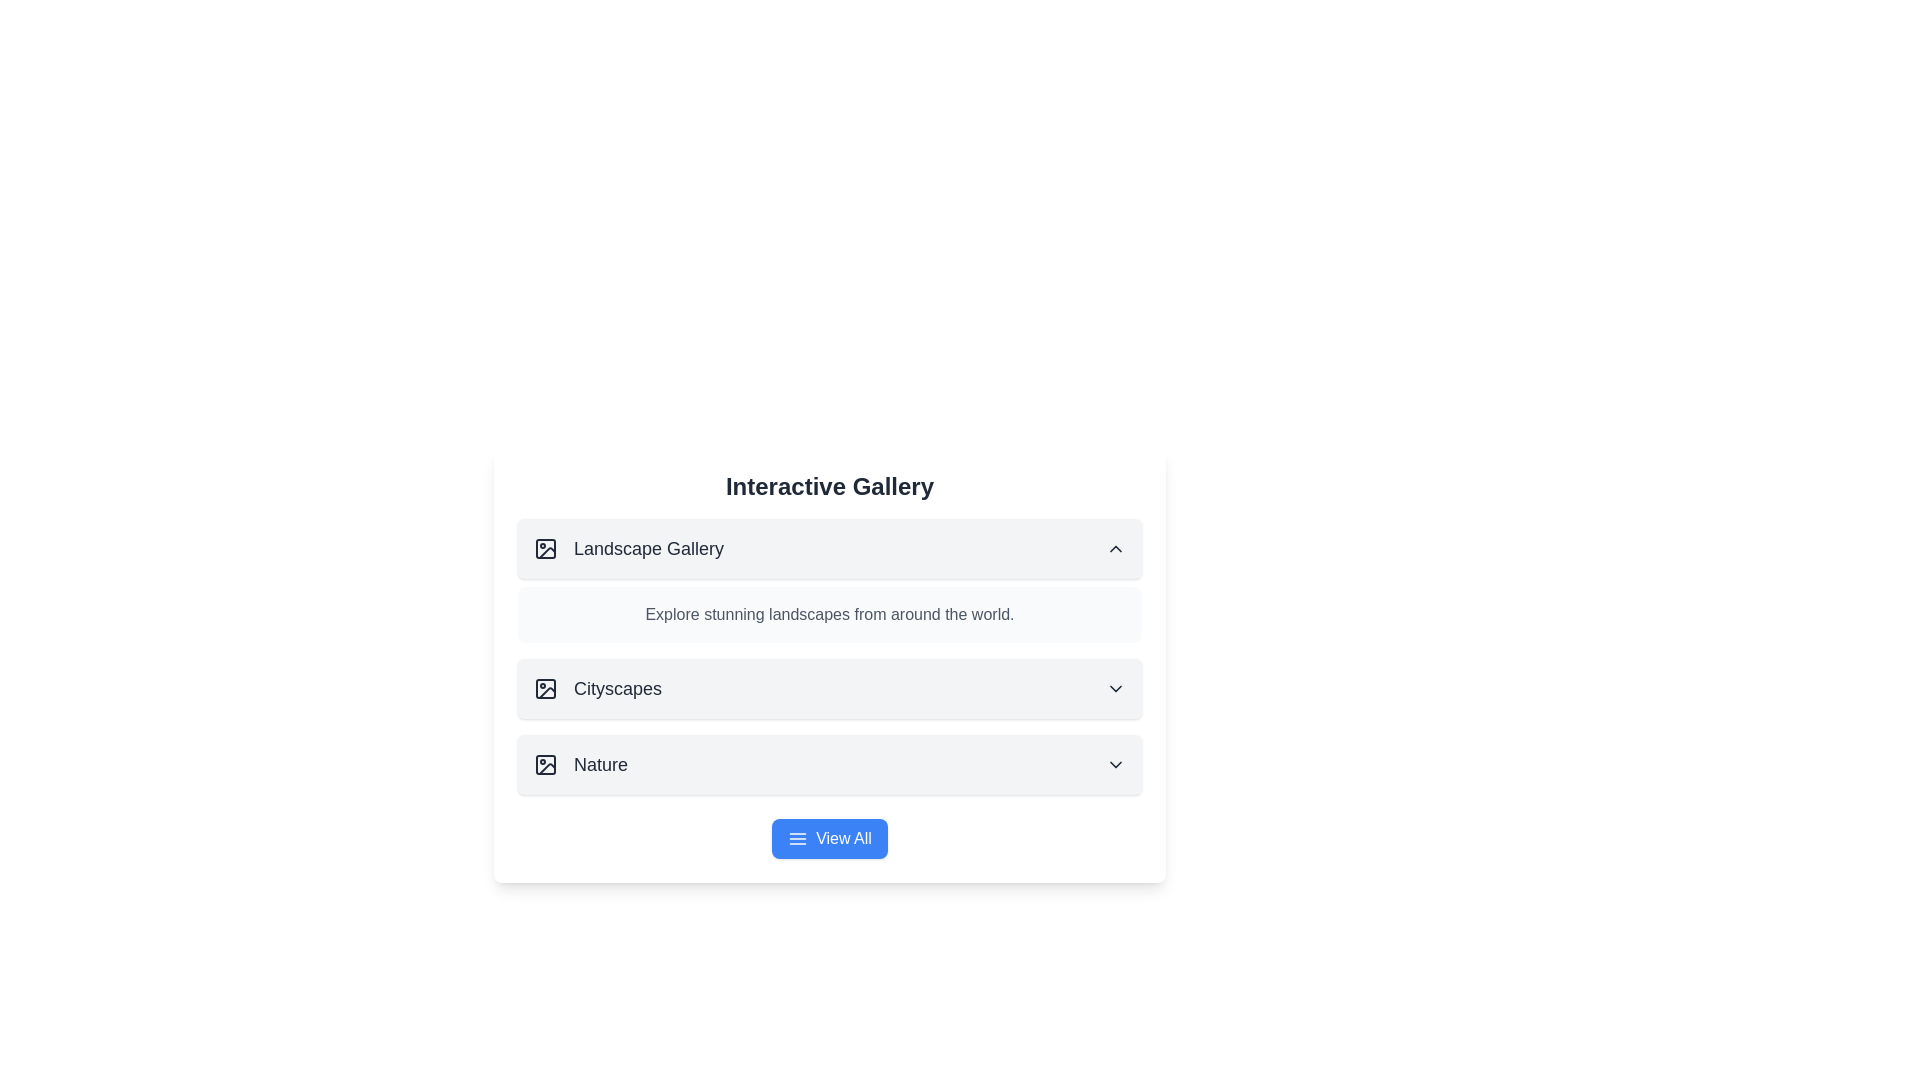 Image resolution: width=1920 pixels, height=1080 pixels. I want to click on the minimalistic square image placeholder icon with a diagonal slash, located, so click(546, 548).